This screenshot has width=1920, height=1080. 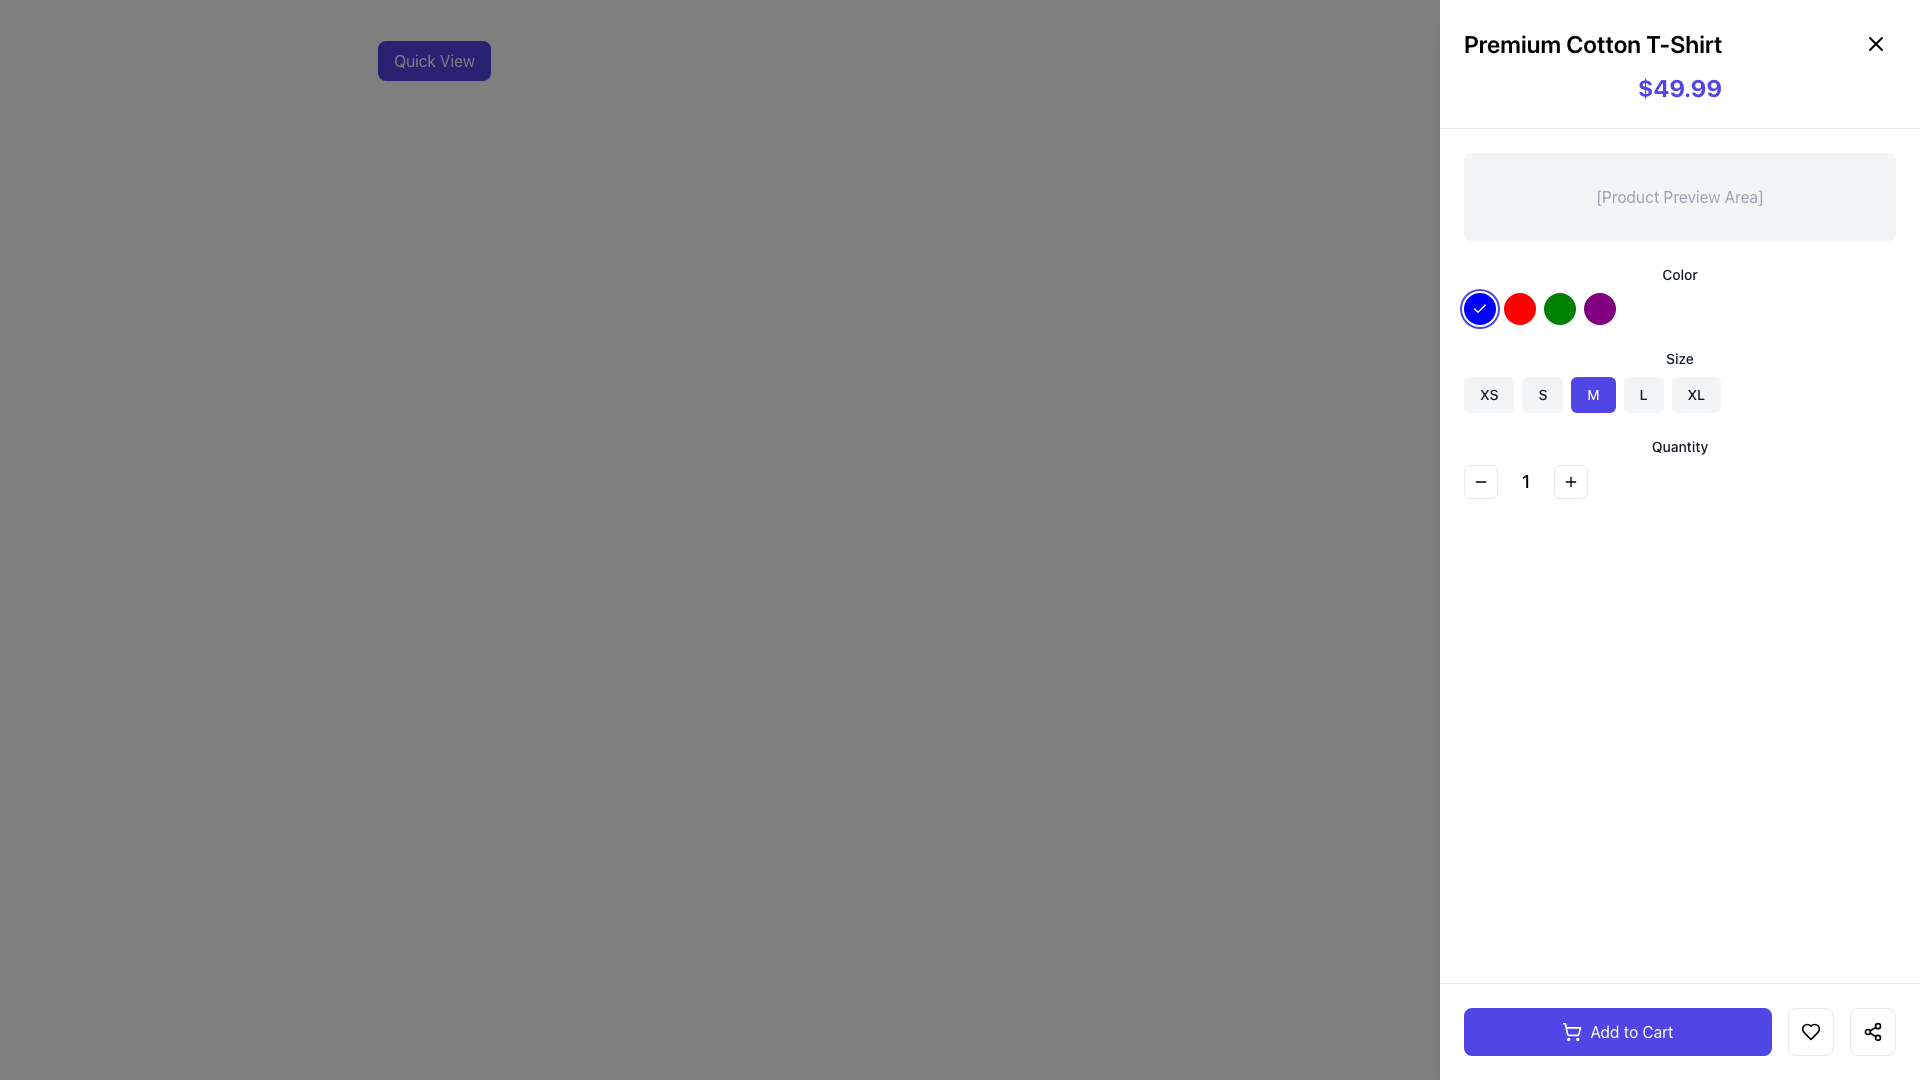 What do you see at coordinates (1520, 308) in the screenshot?
I see `the small circular button with a red background, which is the second button in a horizontal sequence of color selection buttons` at bounding box center [1520, 308].